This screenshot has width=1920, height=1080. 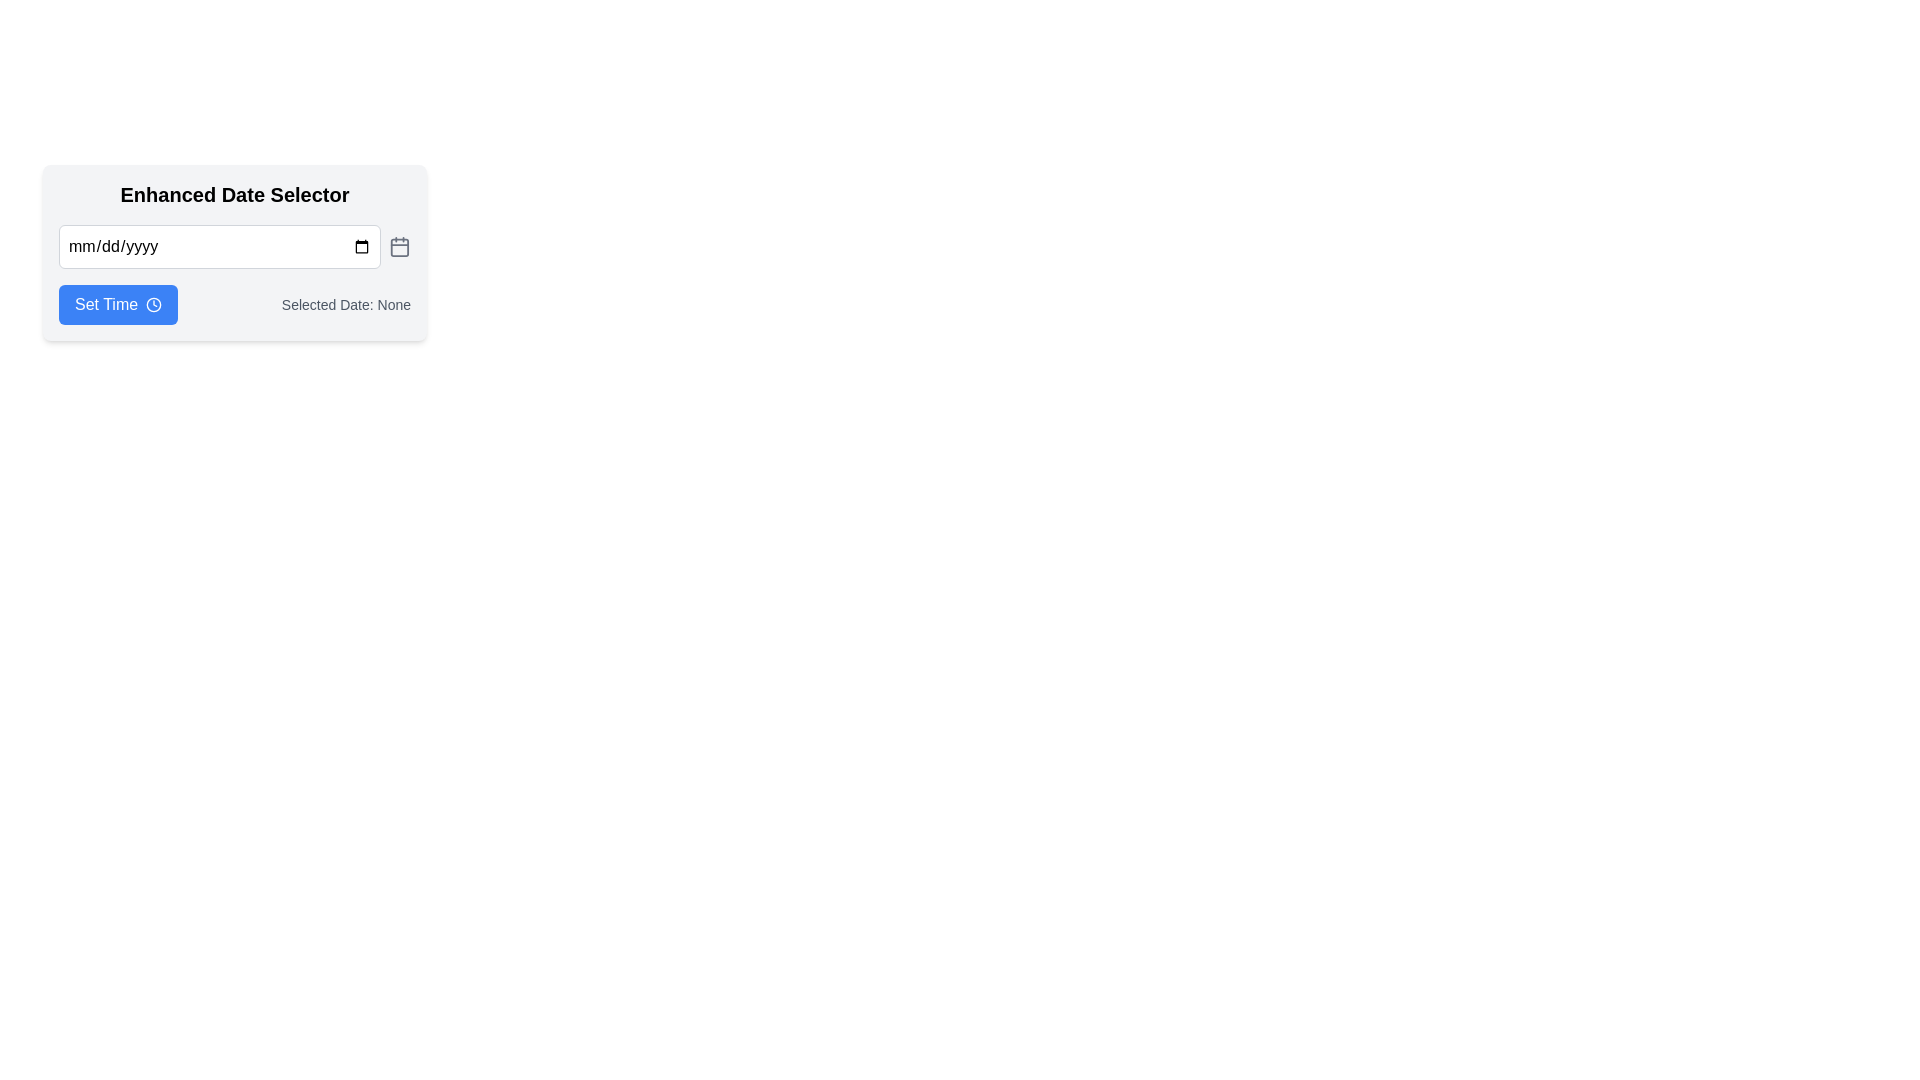 I want to click on the Text Input field for date entry, so click(x=220, y=245).